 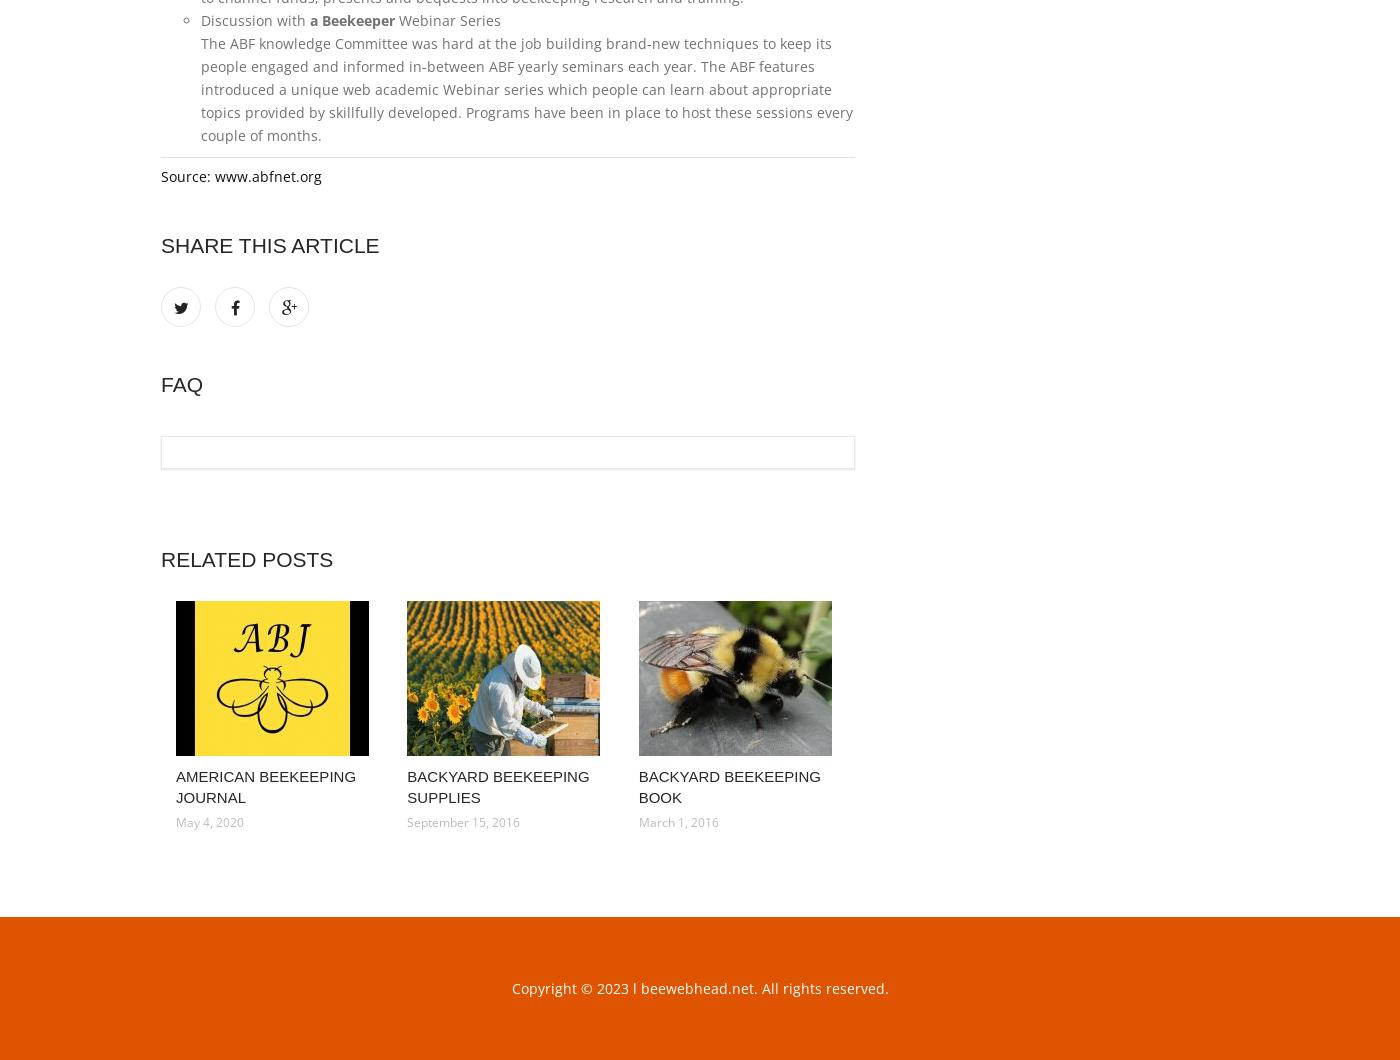 What do you see at coordinates (201, 89) in the screenshot?
I see `'The ABF knowledge Committee was hard at the job building brand-new techniques to keep its people engaged and informed in-between ABF yearly seminars each year. The ABF features introduced a unique web academic Webinar series which people can learn about appropriate topics provided by skillfully developed. Programs have been in place to host these sessions every couple of months.'` at bounding box center [201, 89].